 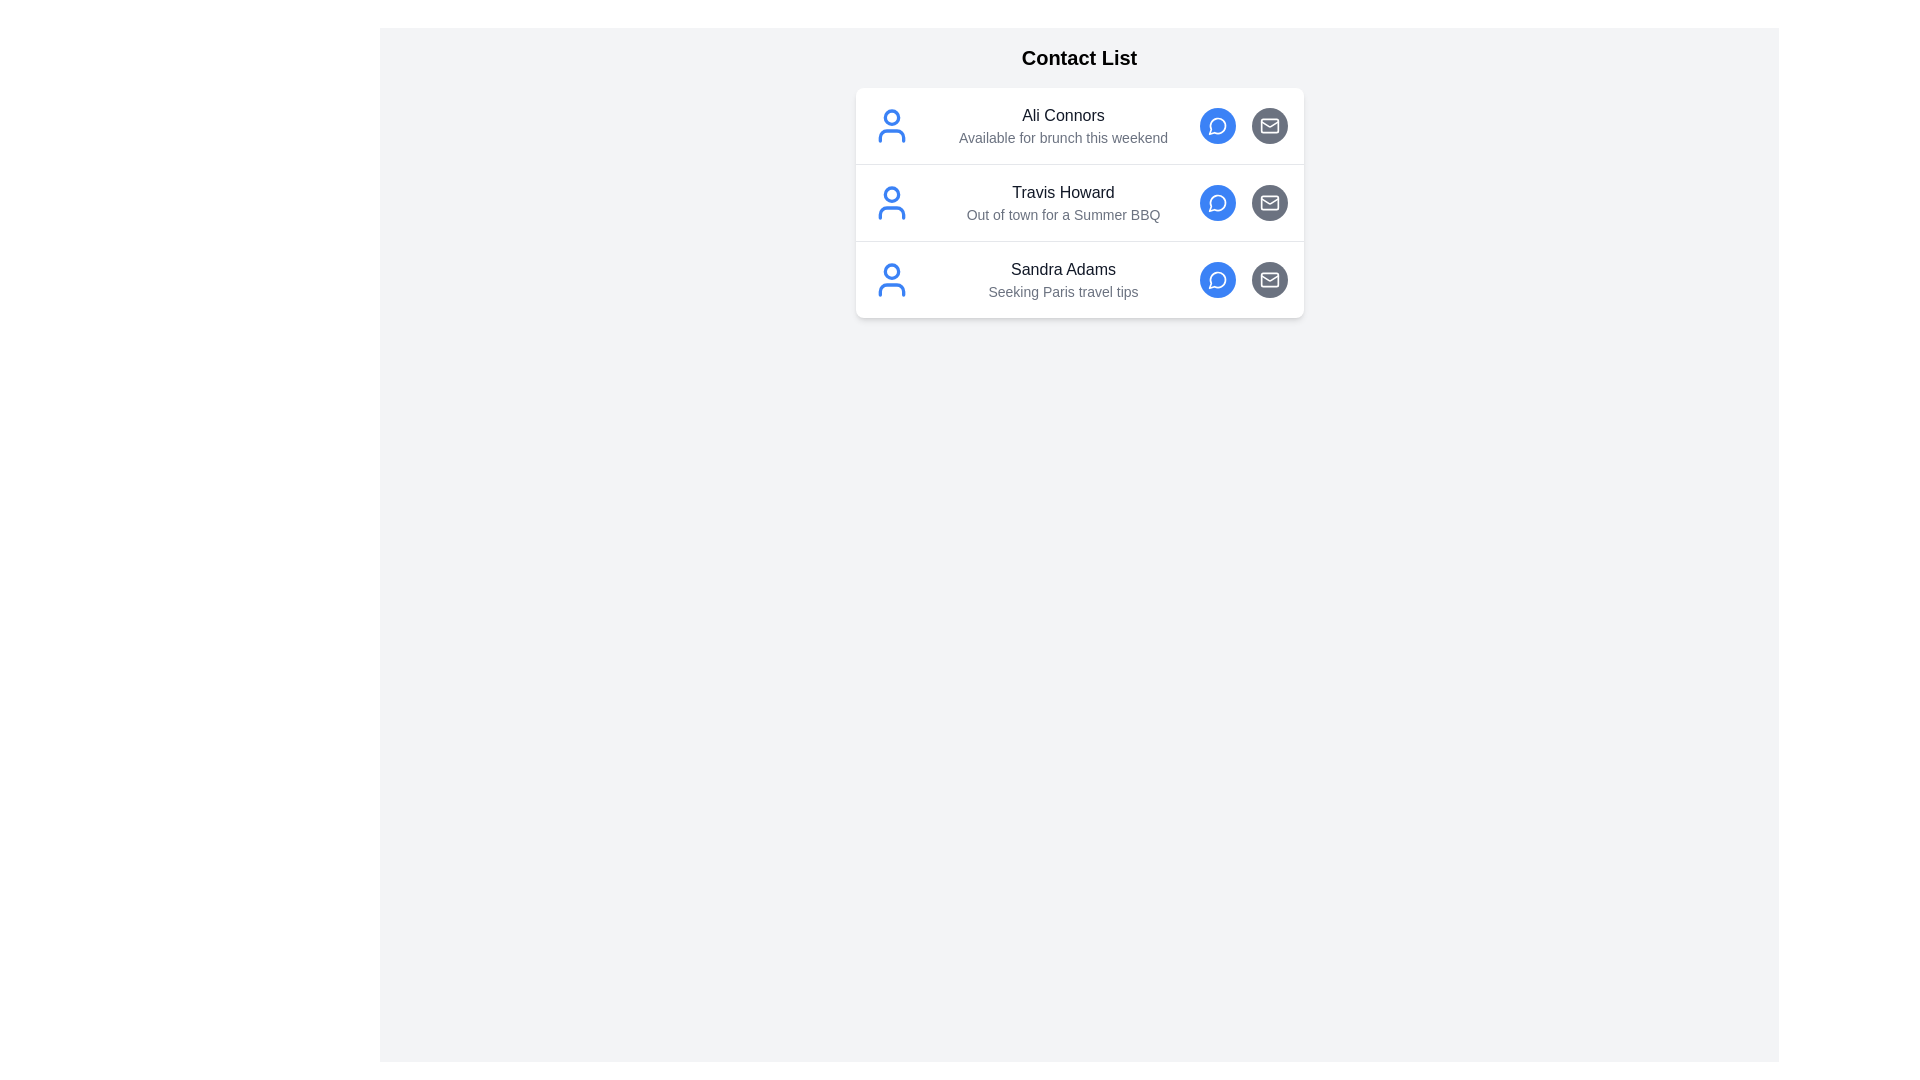 What do you see at coordinates (1062, 203) in the screenshot?
I see `text displayed in the second entry of the contact list, which shows 'Travis Howard' in bold black font and 'Out of town for a Summer BBQ' in lighter gray font` at bounding box center [1062, 203].